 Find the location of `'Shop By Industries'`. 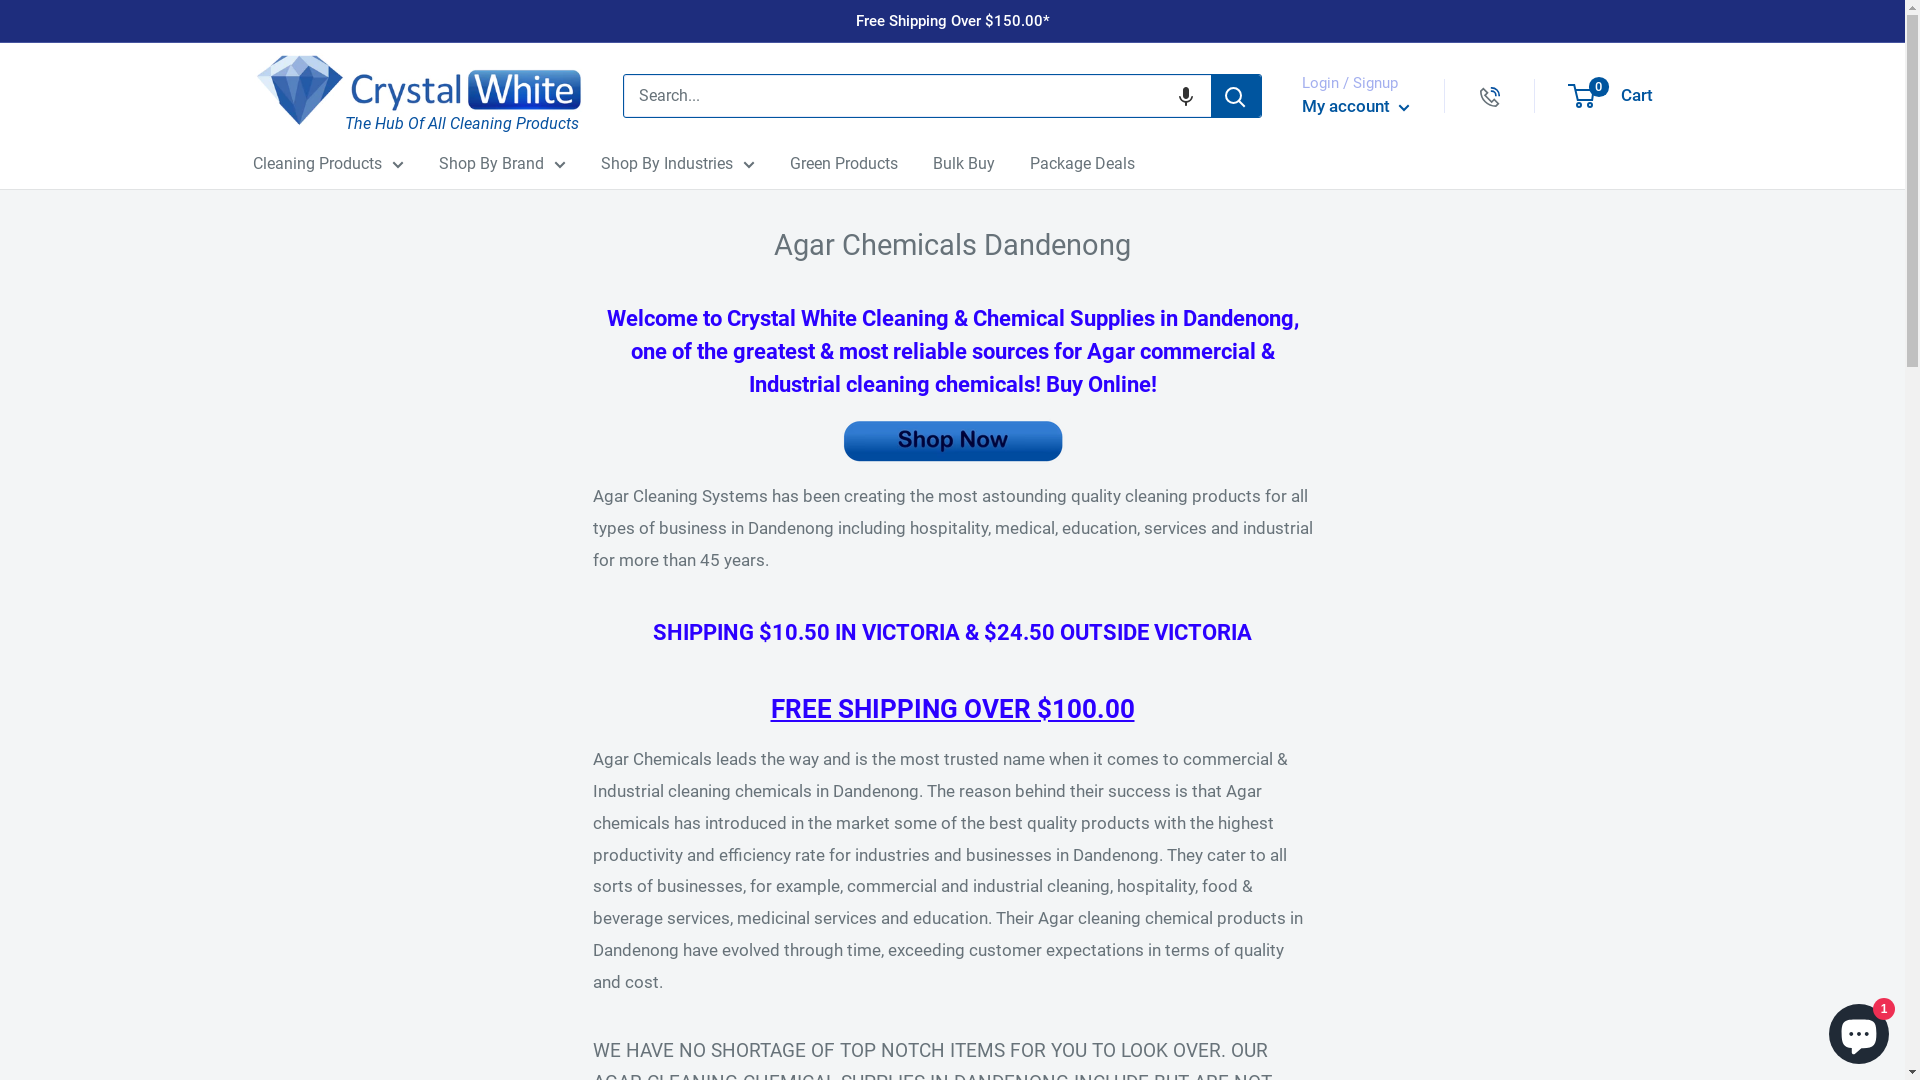

'Shop By Industries' is located at coordinates (676, 163).